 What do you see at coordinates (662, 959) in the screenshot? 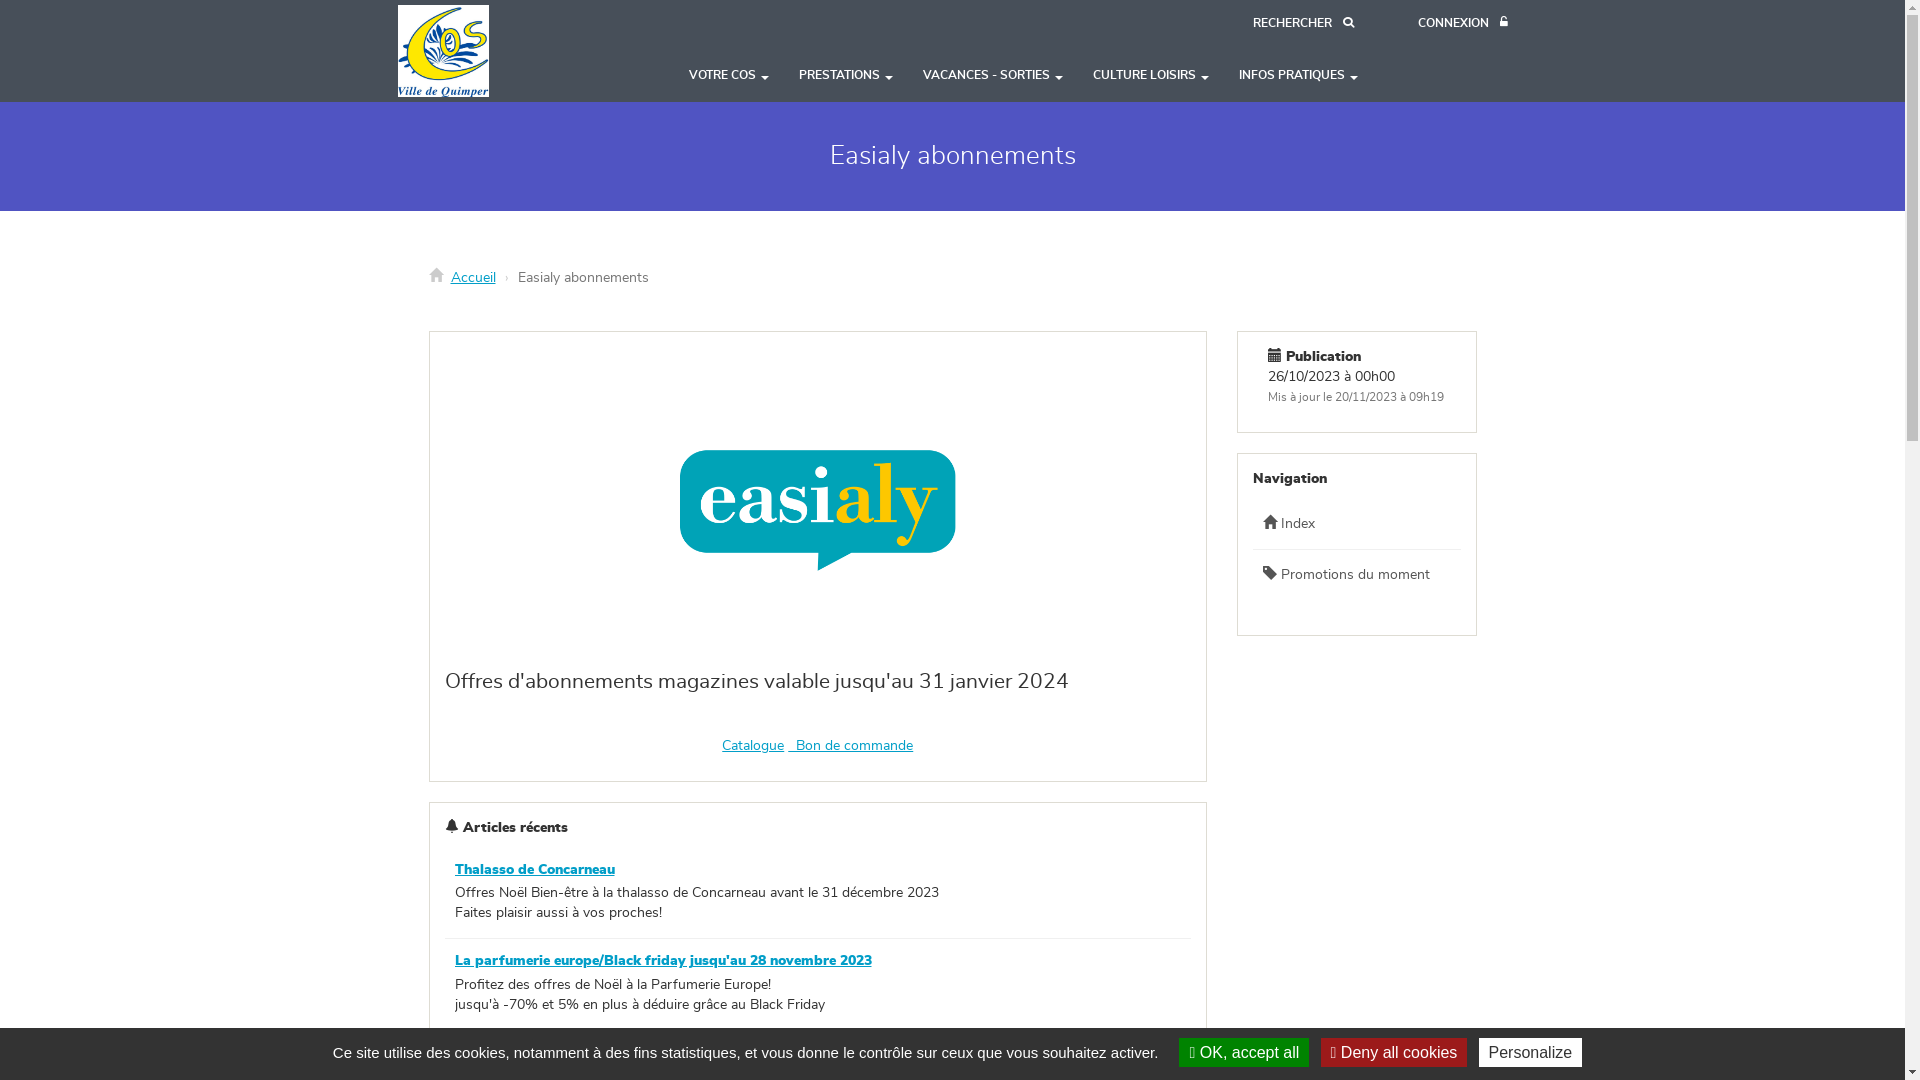
I see `'La parfumerie europe/Black friday jusqu'au 28 novembre 2023'` at bounding box center [662, 959].